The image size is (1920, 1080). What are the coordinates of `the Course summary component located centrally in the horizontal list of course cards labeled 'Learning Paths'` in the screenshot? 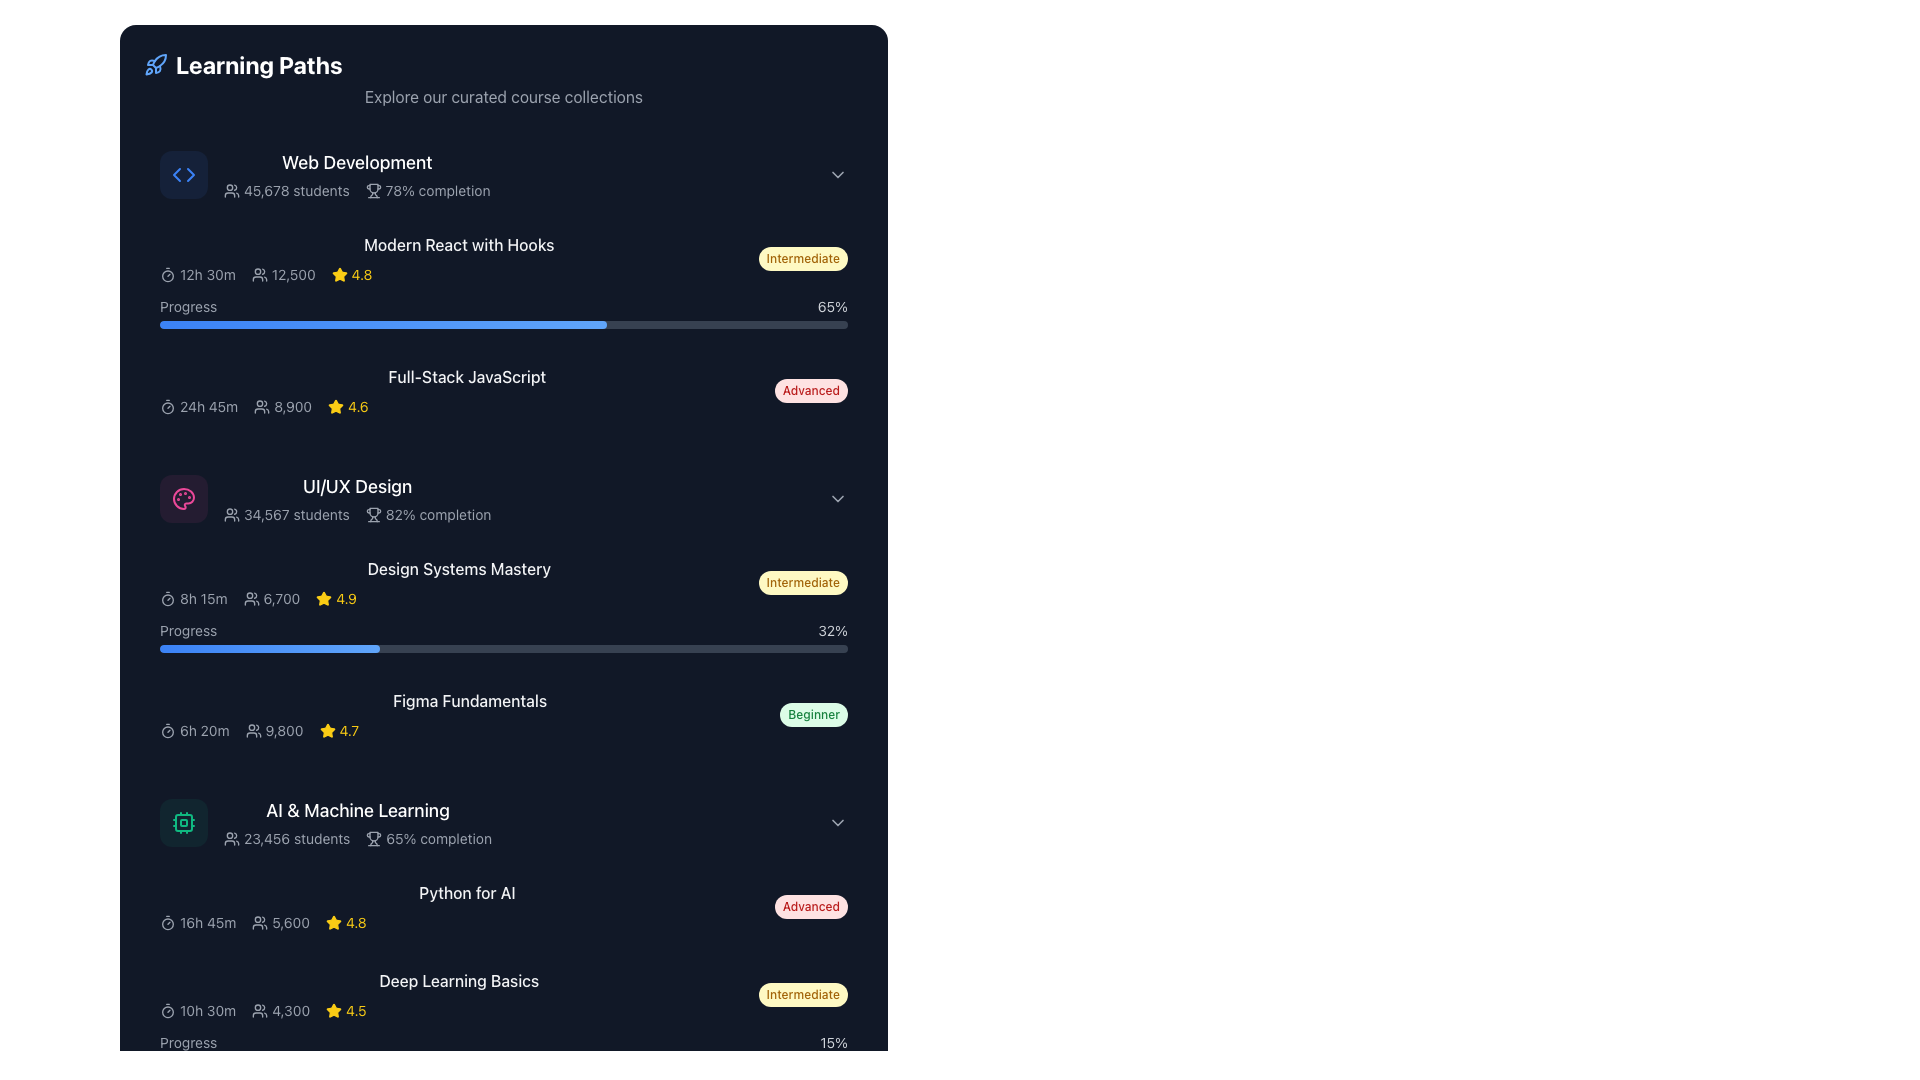 It's located at (469, 713).